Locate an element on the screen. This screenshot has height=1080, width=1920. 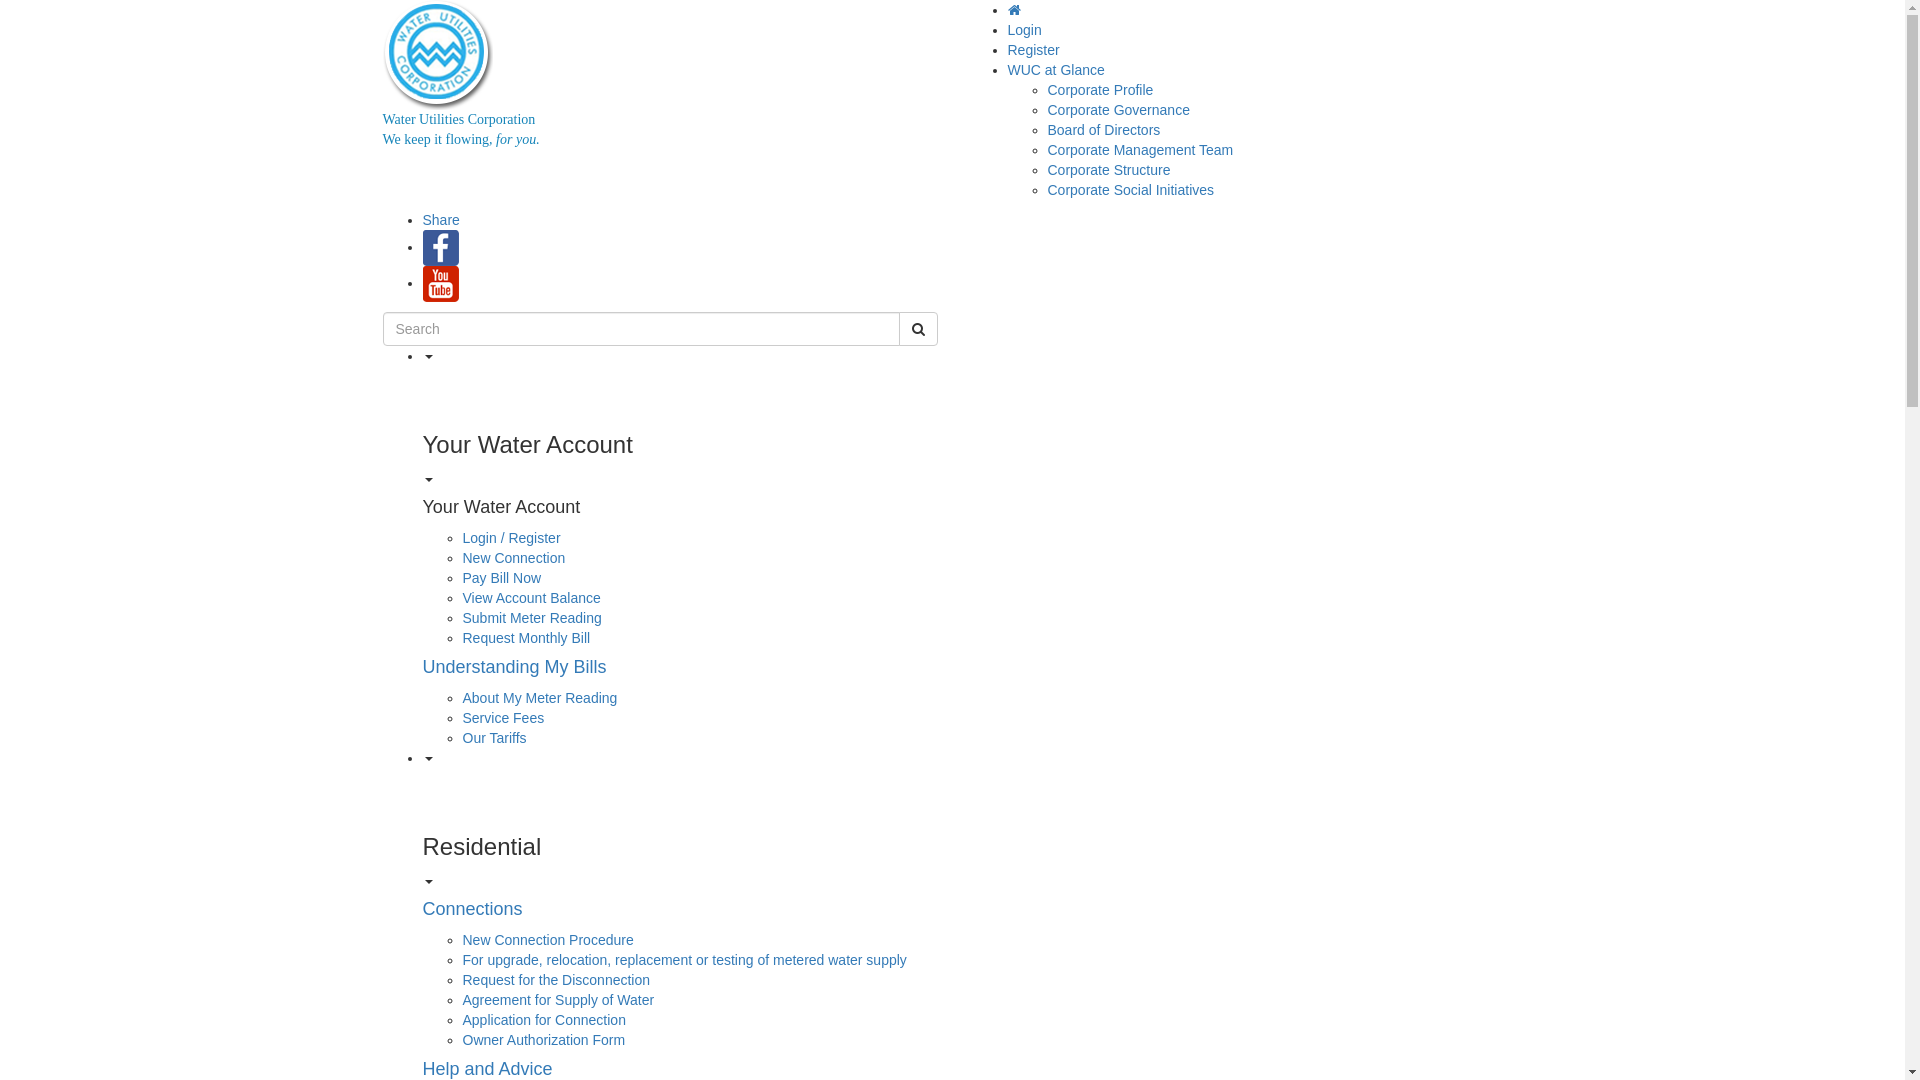
'Understanding My Bills' is located at coordinates (513, 667).